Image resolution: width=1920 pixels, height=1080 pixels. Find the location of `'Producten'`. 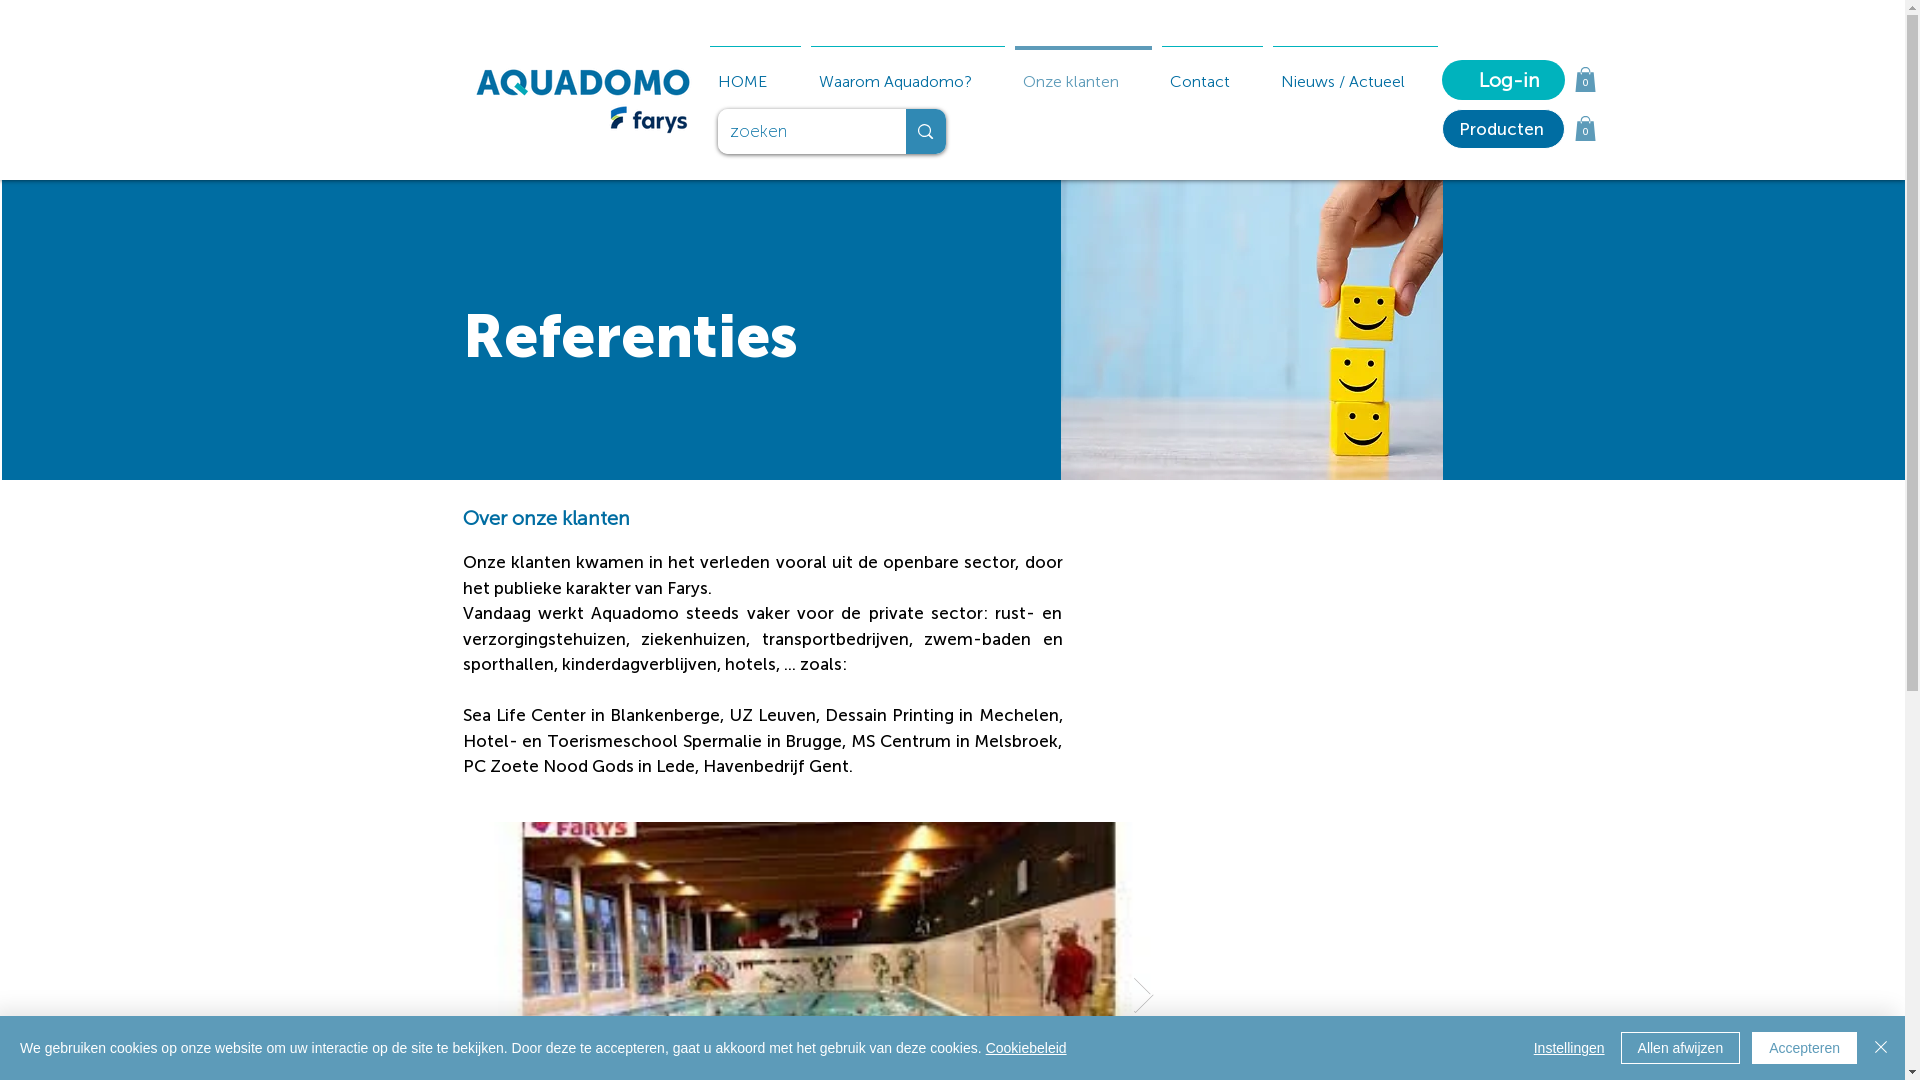

'Producten' is located at coordinates (1441, 128).